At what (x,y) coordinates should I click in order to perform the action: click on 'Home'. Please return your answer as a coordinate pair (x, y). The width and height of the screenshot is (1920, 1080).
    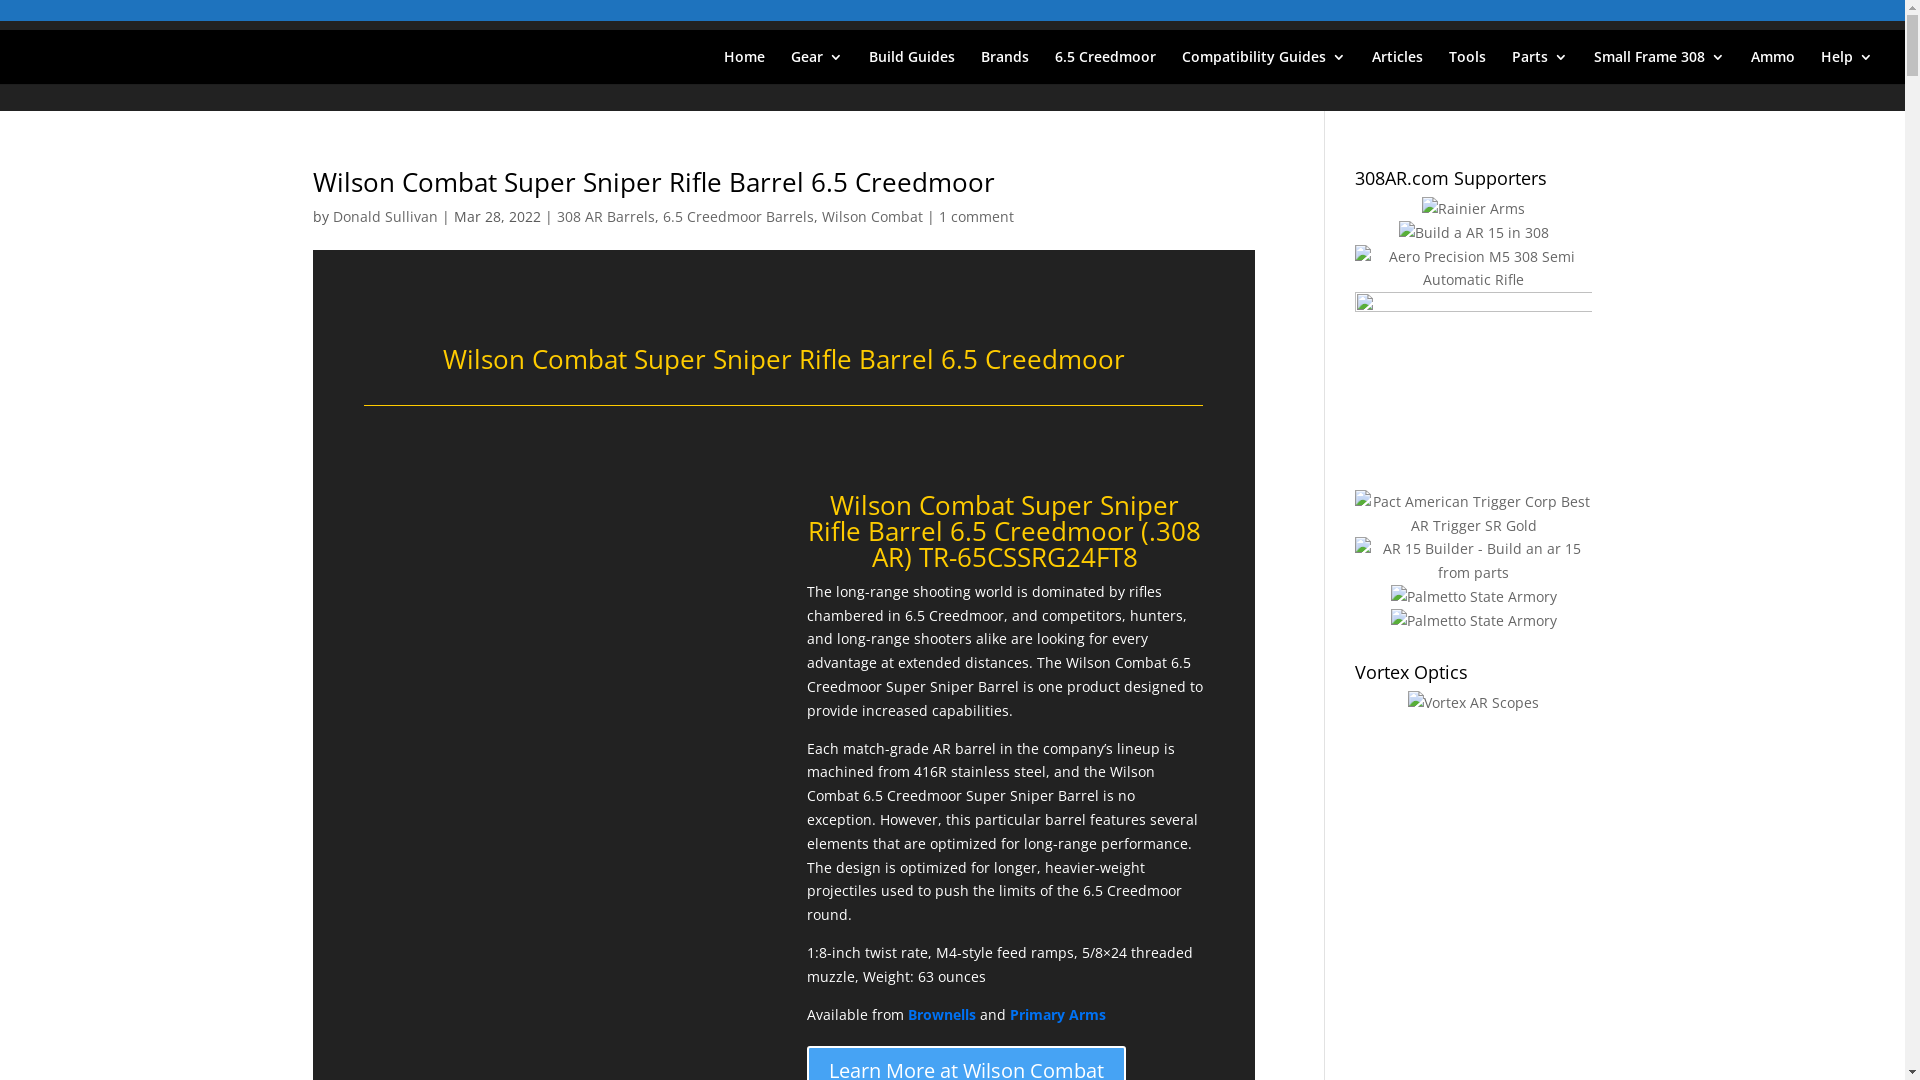
    Looking at the image, I should click on (743, 65).